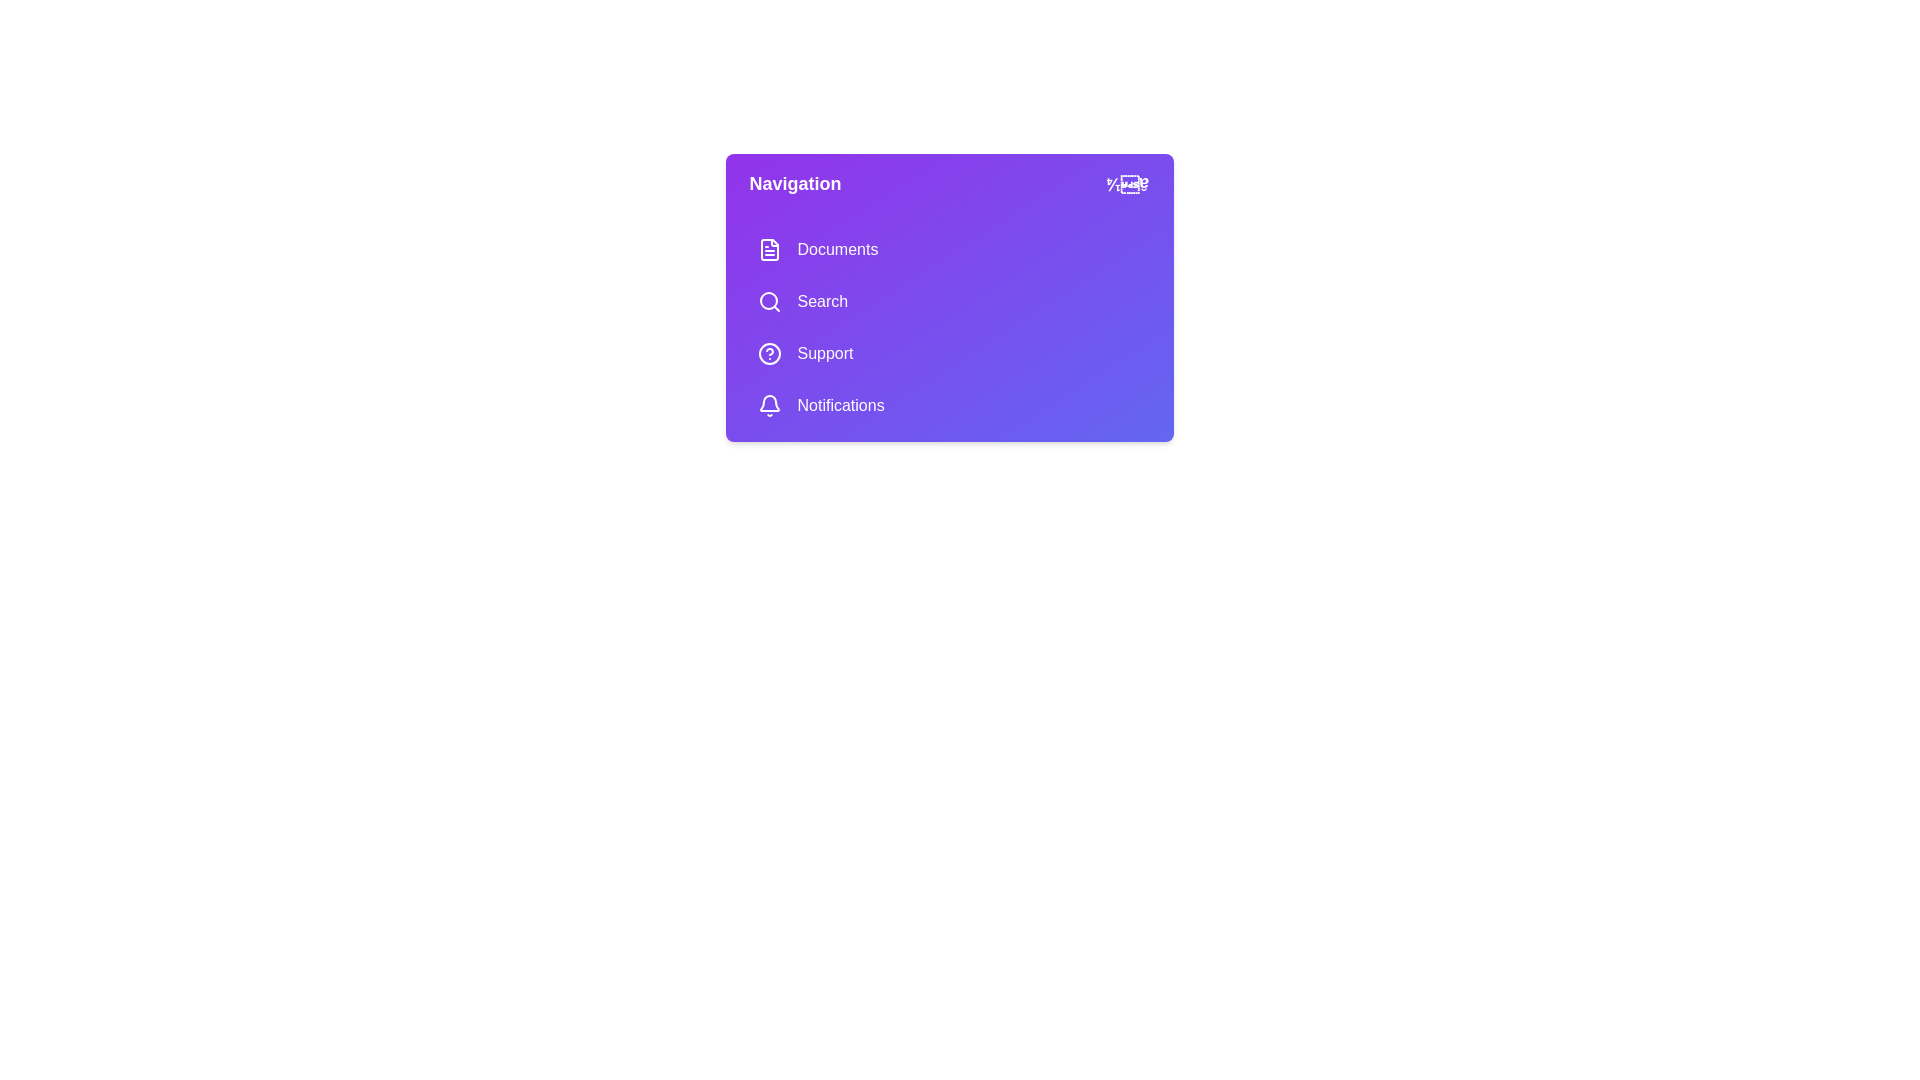 The image size is (1920, 1080). I want to click on the menu item Documents to observe the visual feedback, so click(948, 249).